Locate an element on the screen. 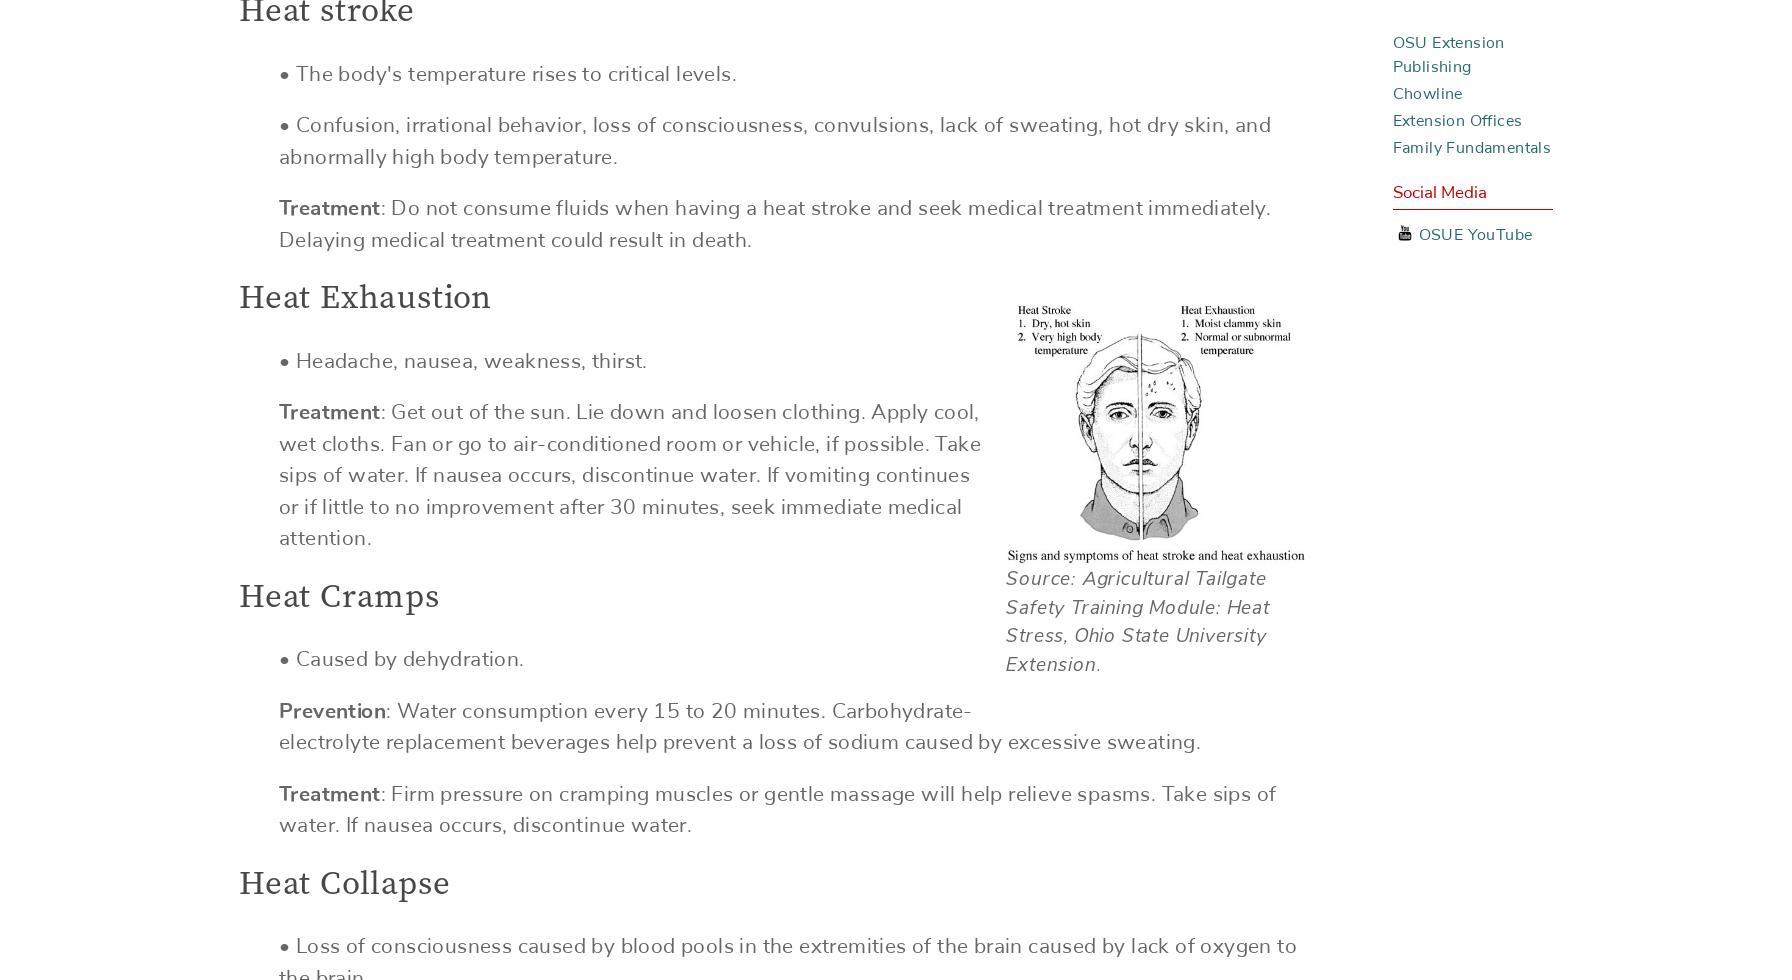  ': Firm pressure on cramping muscles or gentle massage will help relieve spasms. Take sips of water. If nausea occurs, discontinue water.' is located at coordinates (777, 809).